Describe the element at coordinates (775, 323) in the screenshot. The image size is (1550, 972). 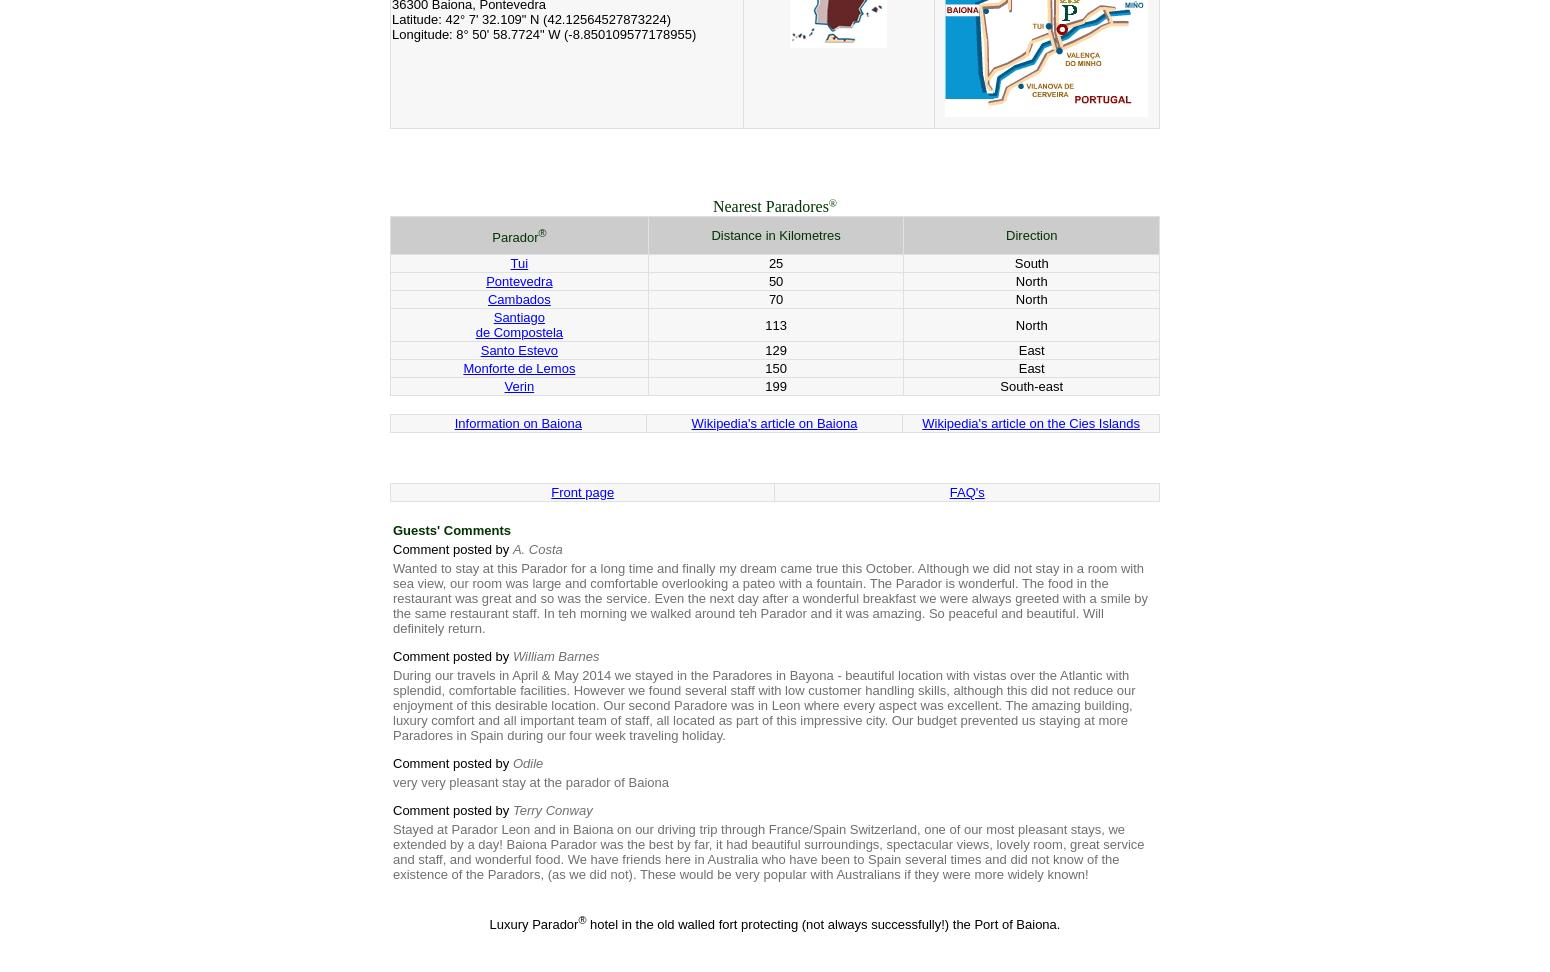
I see `'113'` at that location.